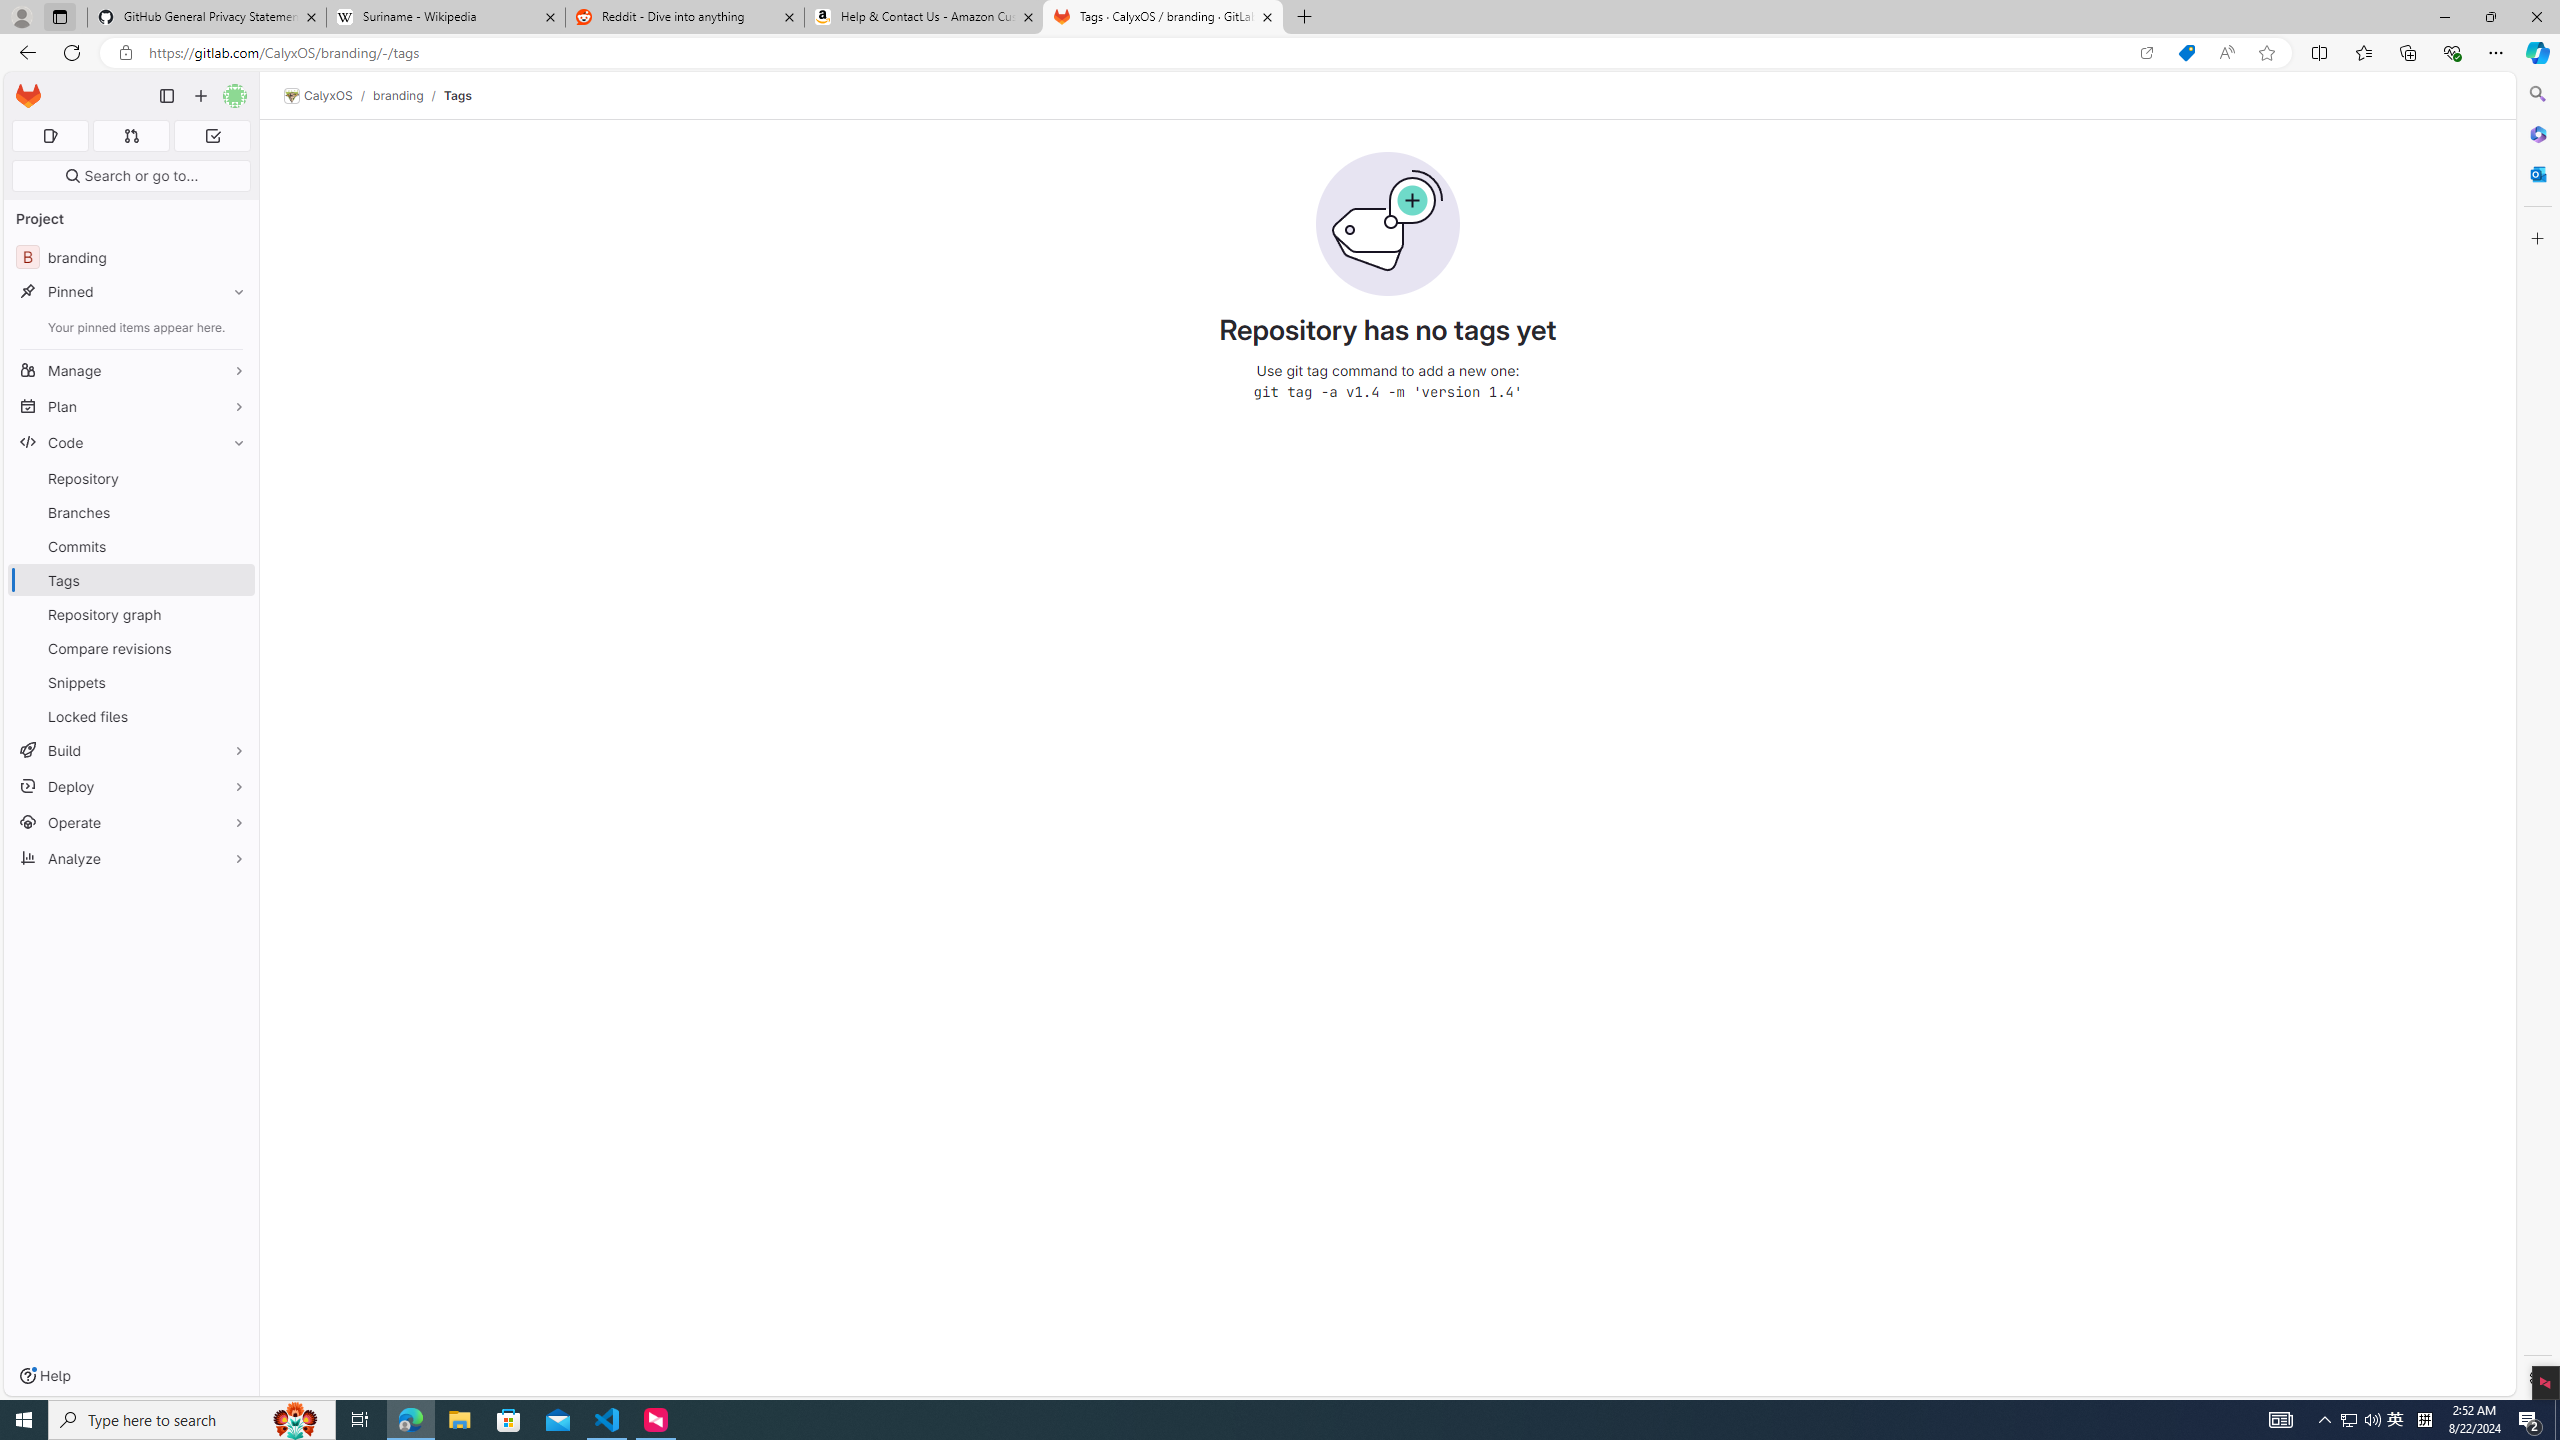  Describe the element at coordinates (130, 681) in the screenshot. I see `'Snippets'` at that location.